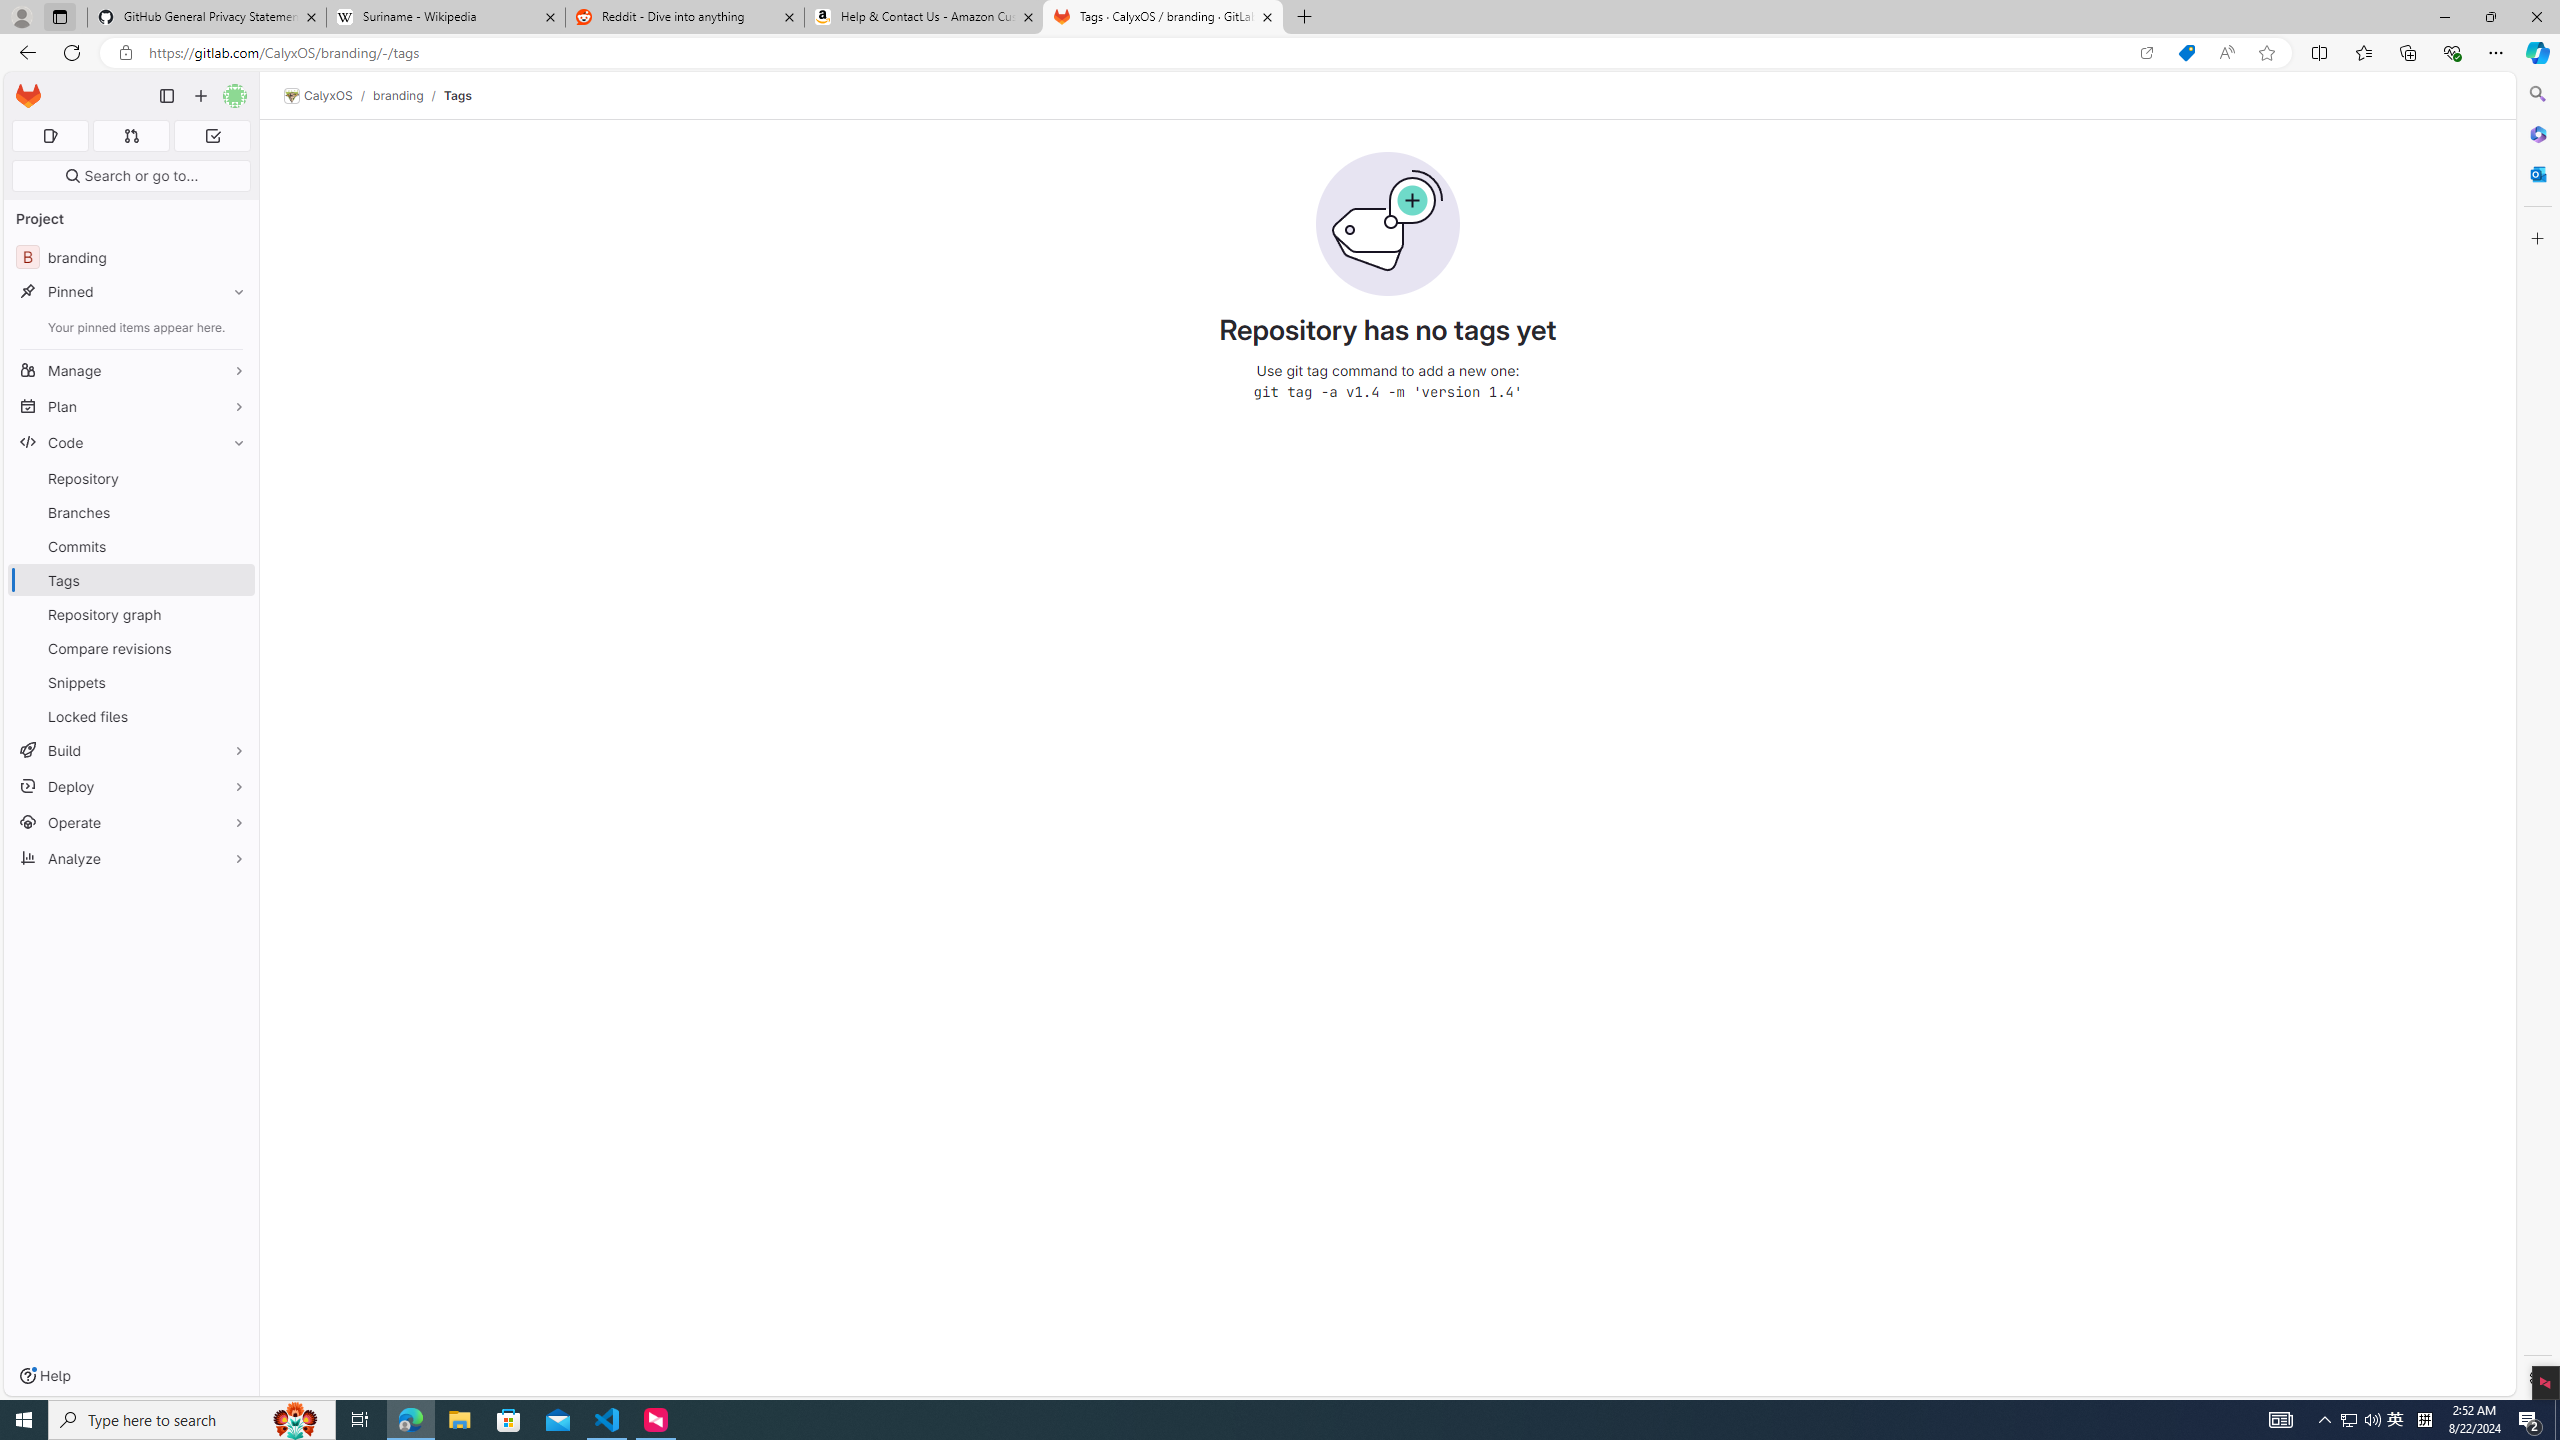  Describe the element at coordinates (130, 681) in the screenshot. I see `'Snippets'` at that location.